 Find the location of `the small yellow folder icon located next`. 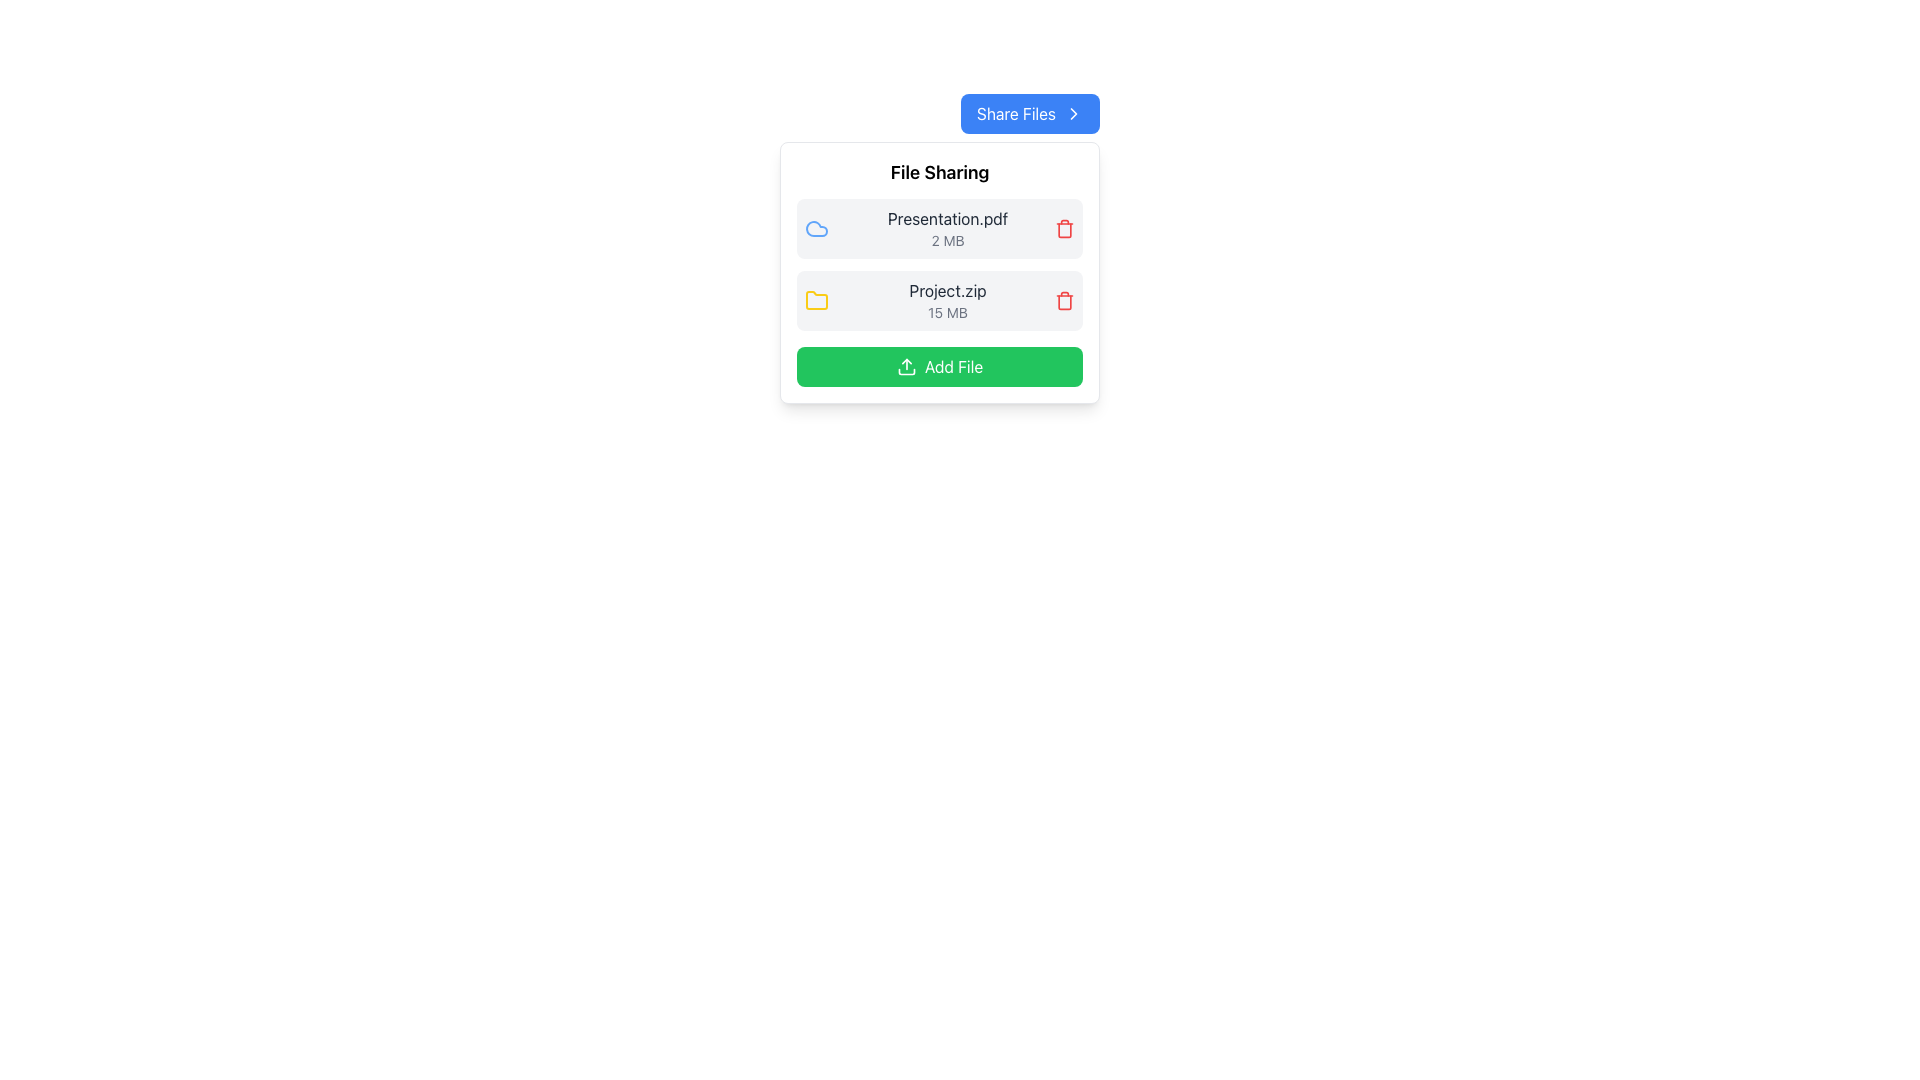

the small yellow folder icon located next is located at coordinates (817, 300).